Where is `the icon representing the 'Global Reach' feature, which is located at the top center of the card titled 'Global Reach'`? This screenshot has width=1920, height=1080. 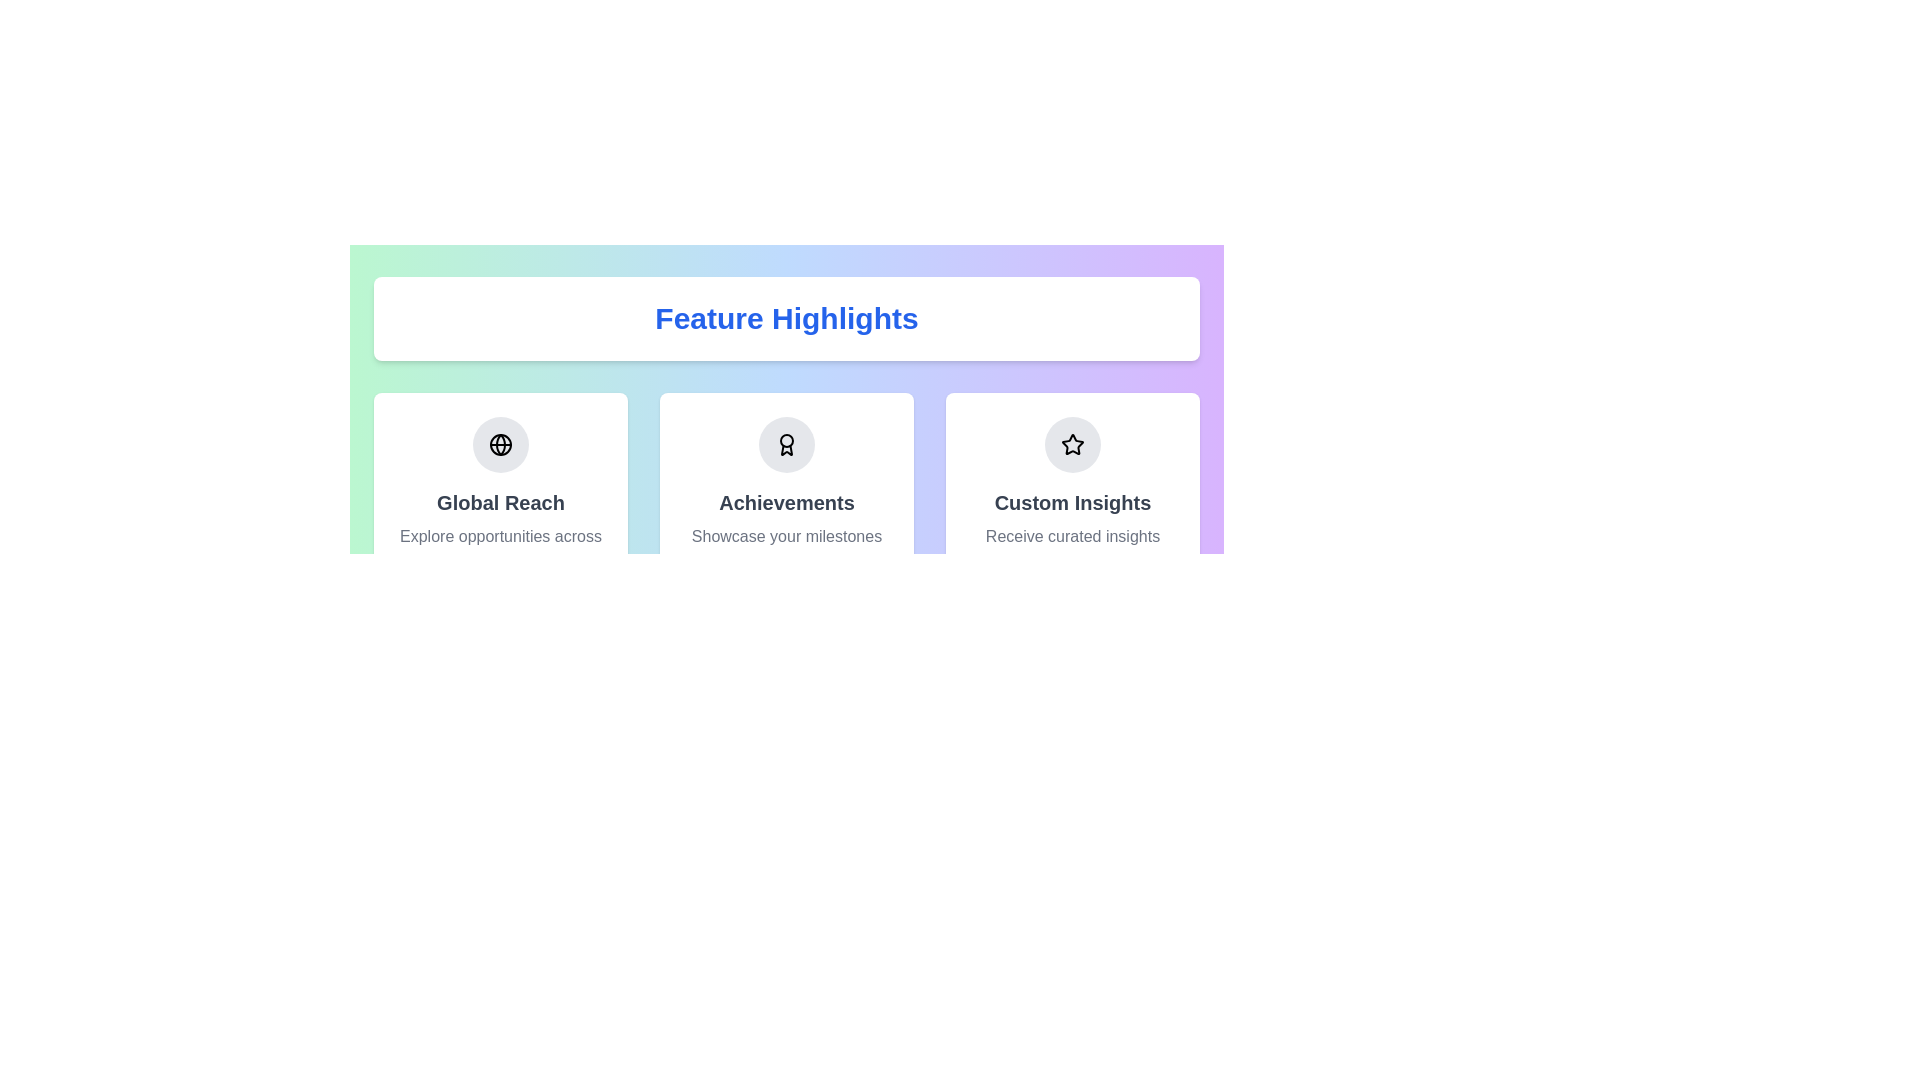 the icon representing the 'Global Reach' feature, which is located at the top center of the card titled 'Global Reach' is located at coordinates (500, 443).